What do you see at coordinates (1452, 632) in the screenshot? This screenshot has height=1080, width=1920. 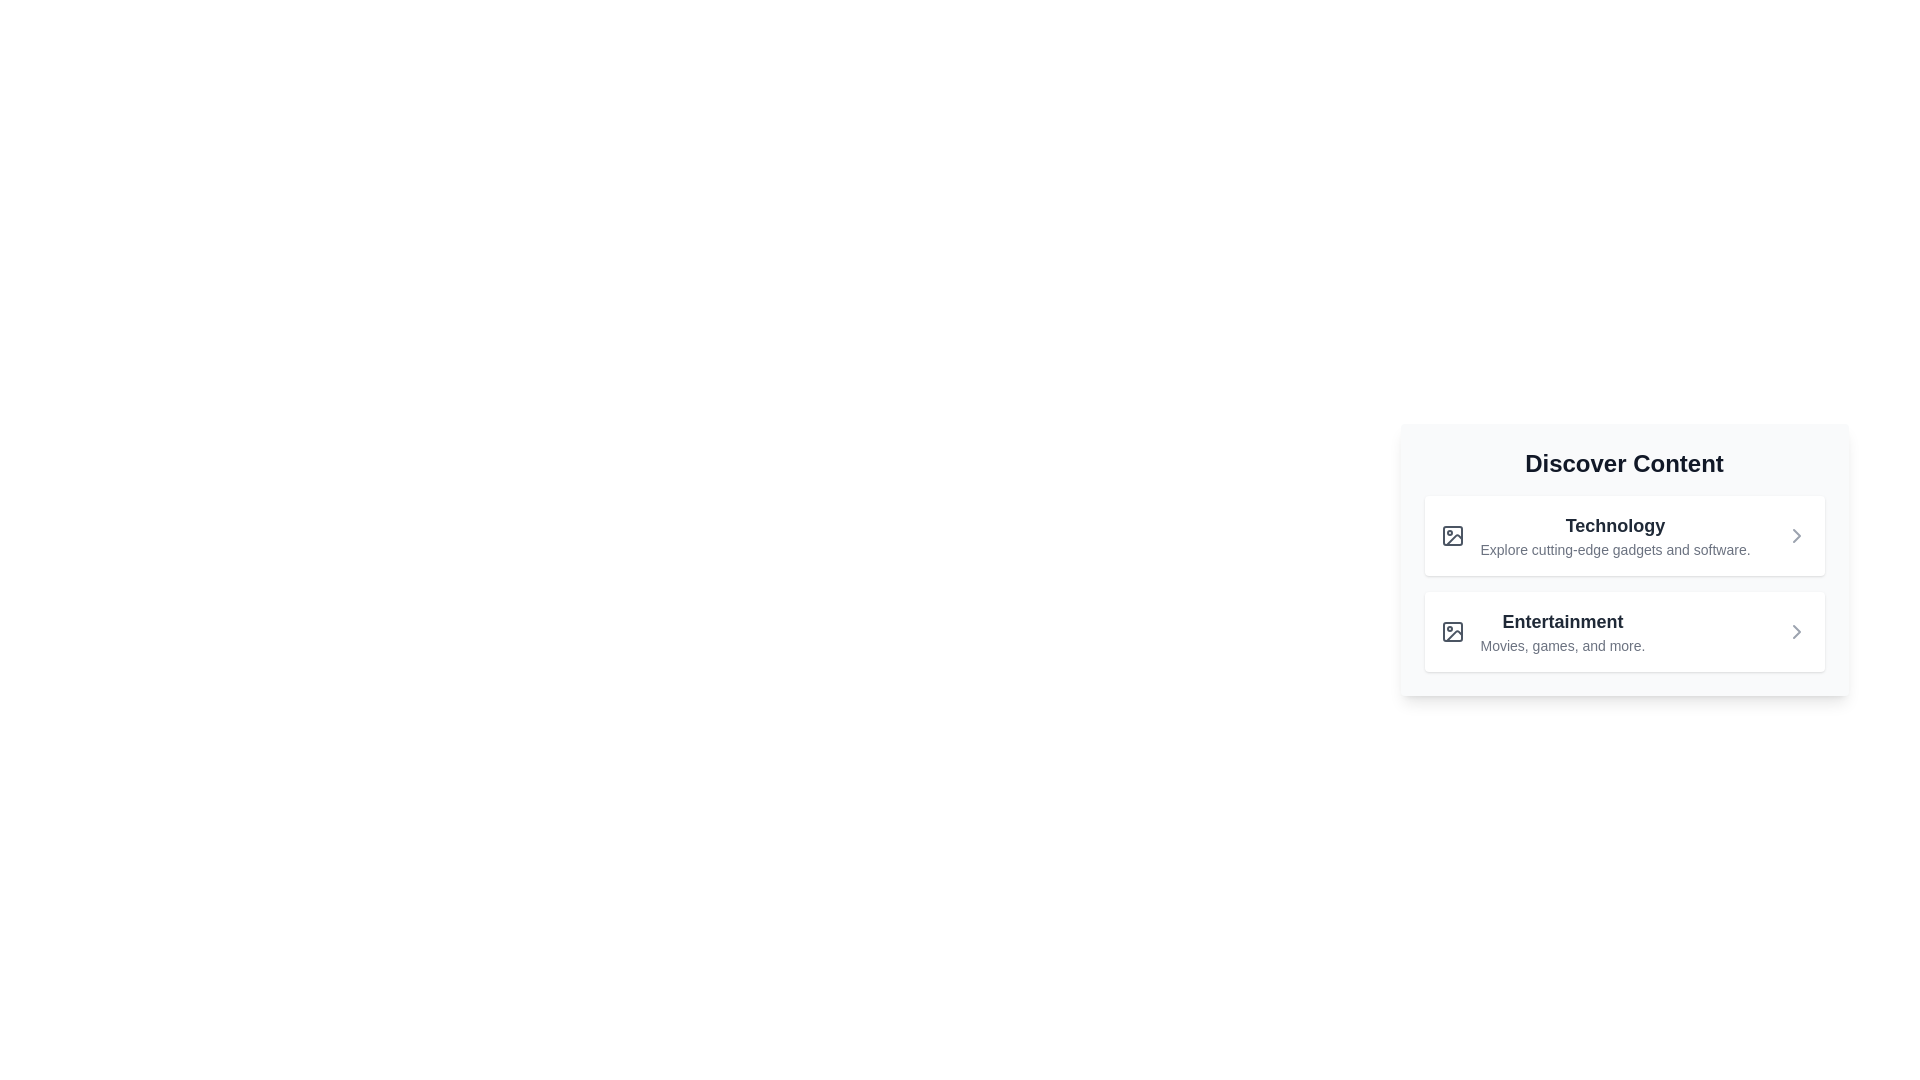 I see `the larger rectangular Vector graphic component within the 'Entertainment' SVG icon, which serves as the background of the icon design` at bounding box center [1452, 632].